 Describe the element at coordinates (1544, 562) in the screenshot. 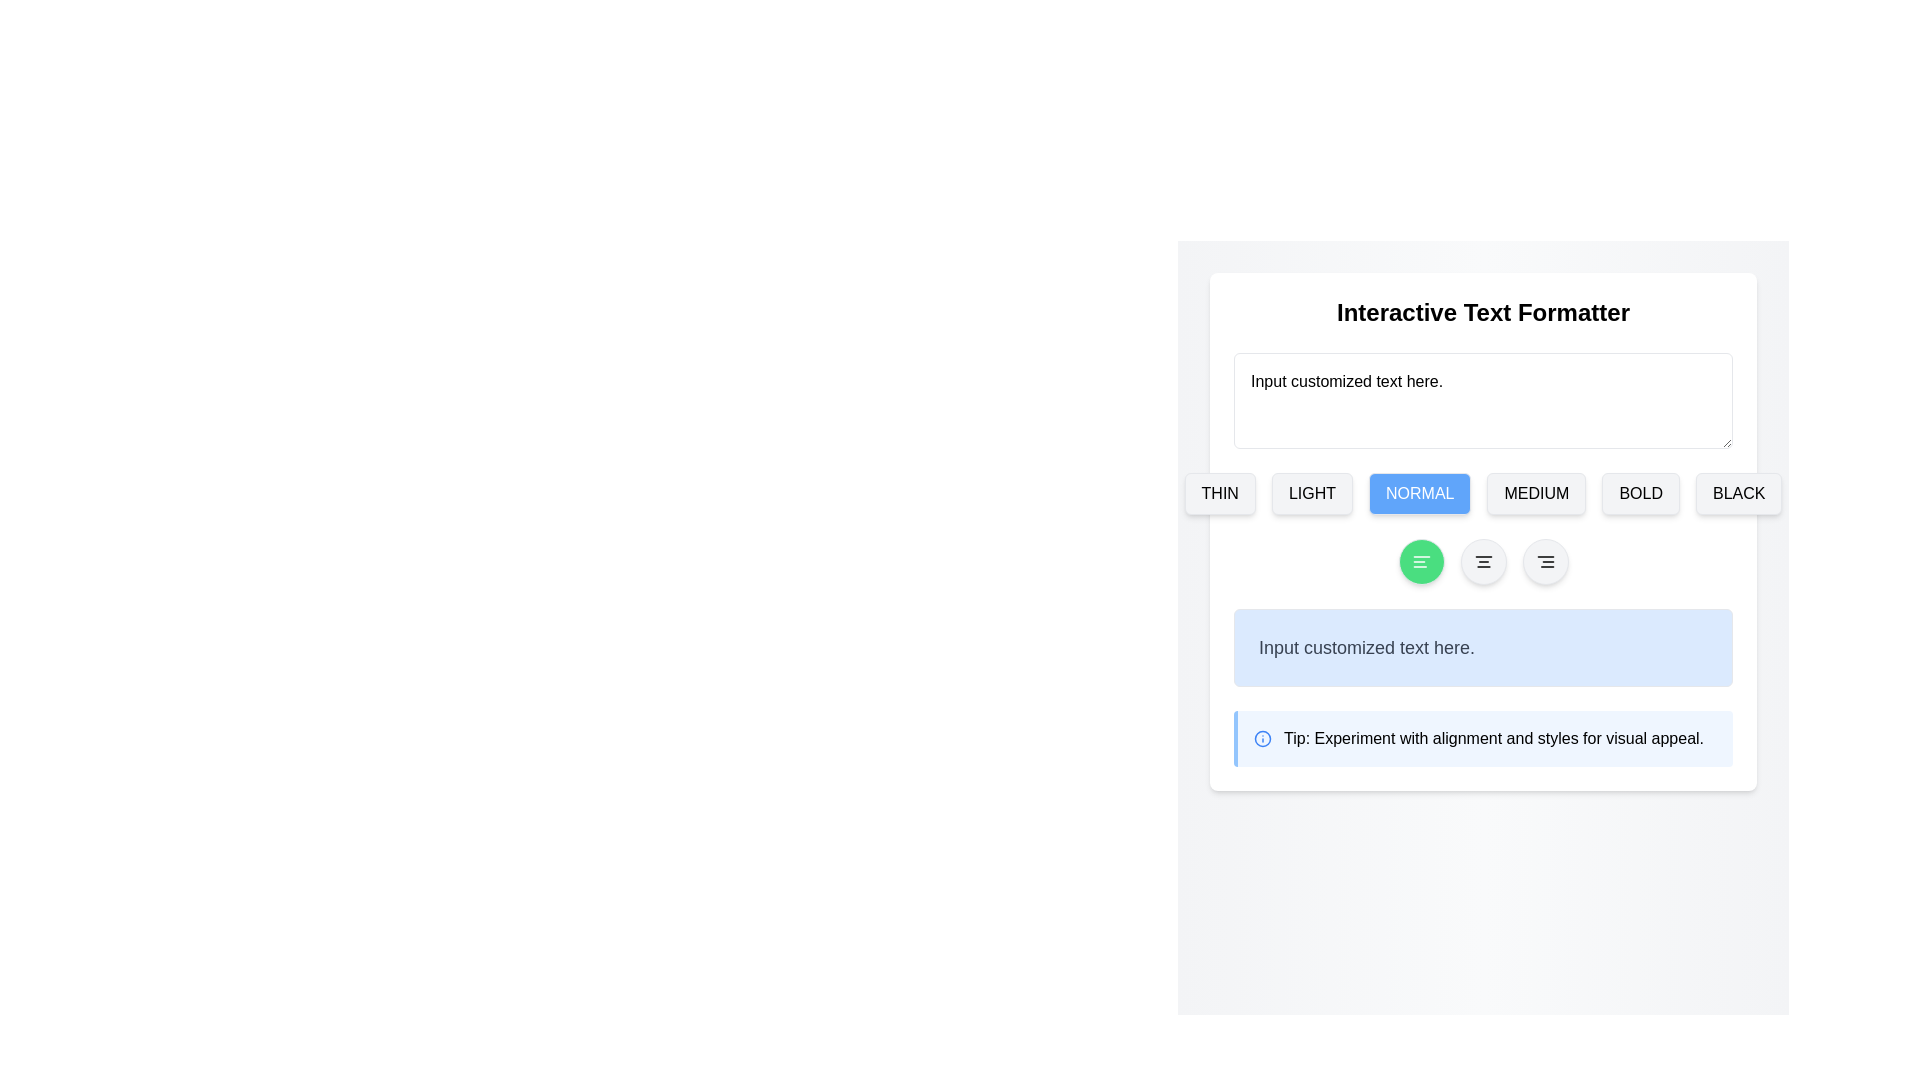

I see `the right-align button in the text formatting application for keyboard navigation` at that location.